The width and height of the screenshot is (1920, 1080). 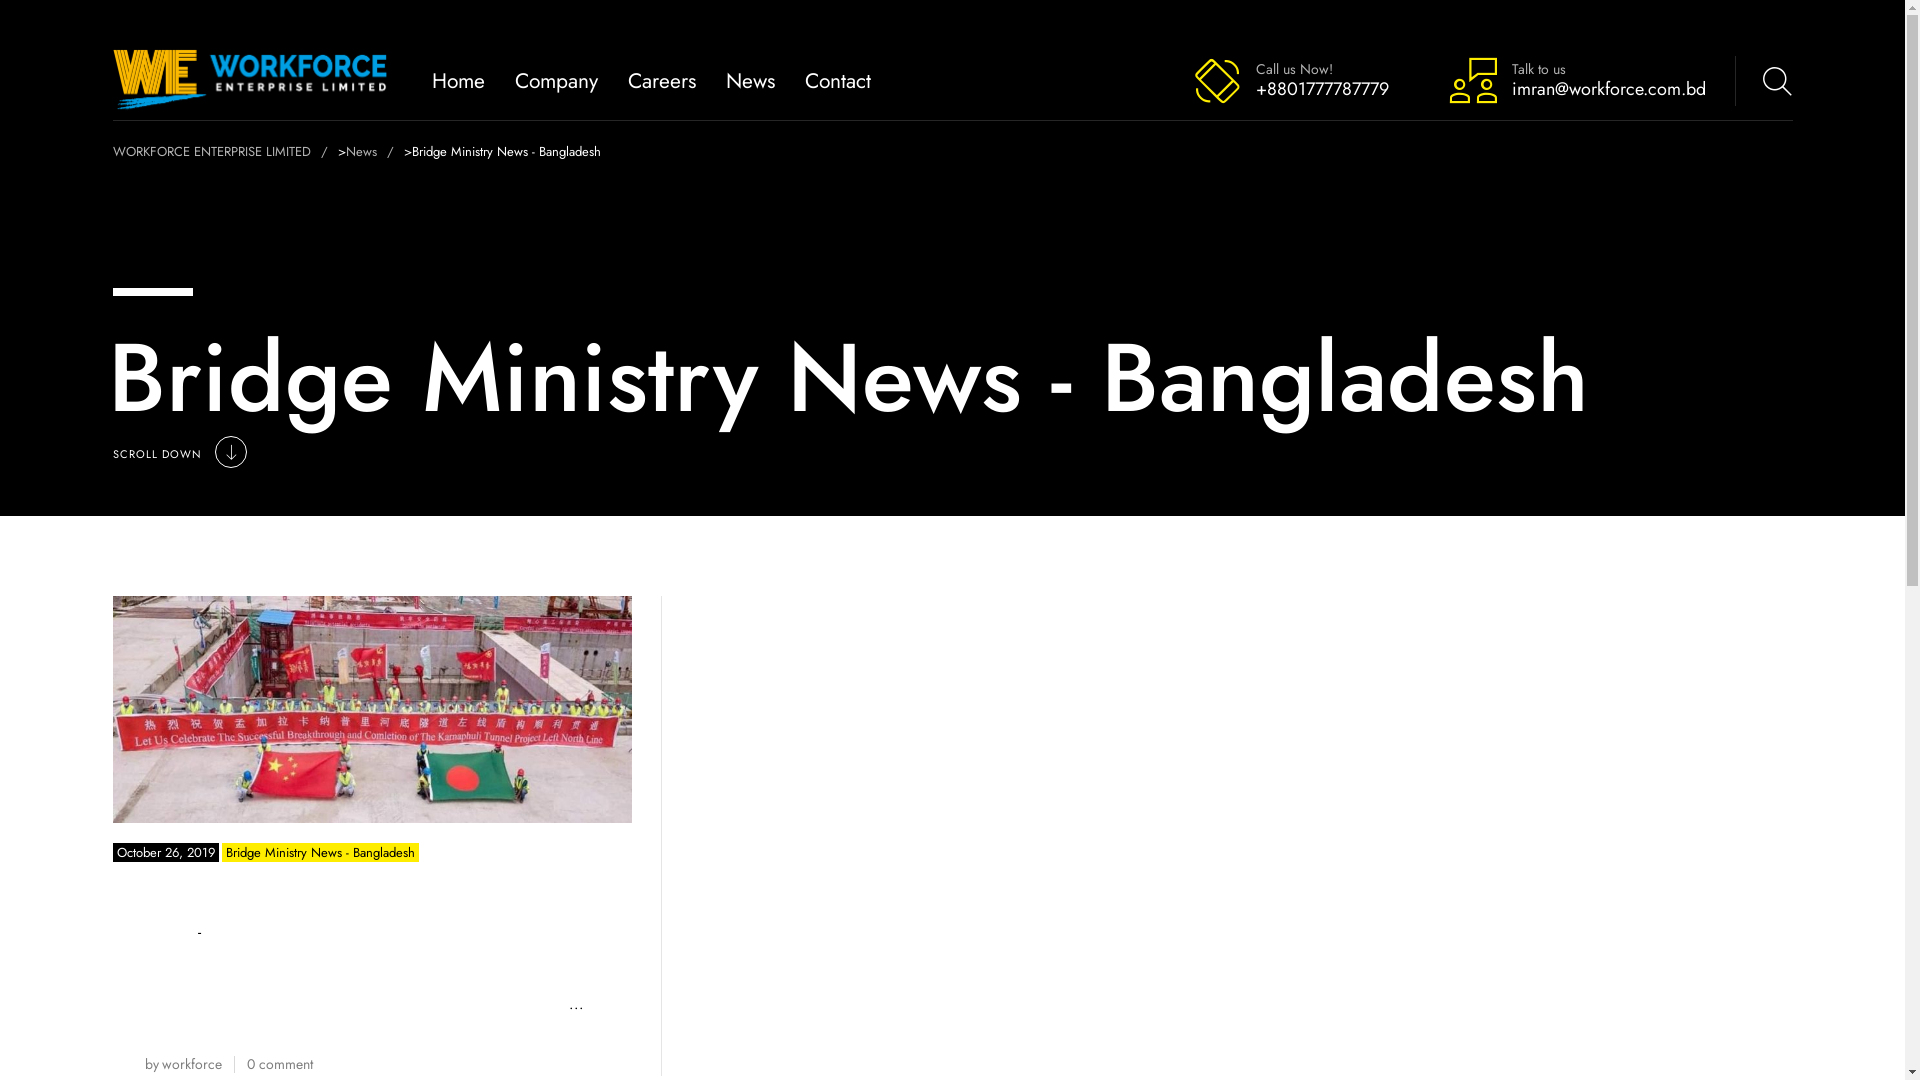 What do you see at coordinates (457, 79) in the screenshot?
I see `'Home'` at bounding box center [457, 79].